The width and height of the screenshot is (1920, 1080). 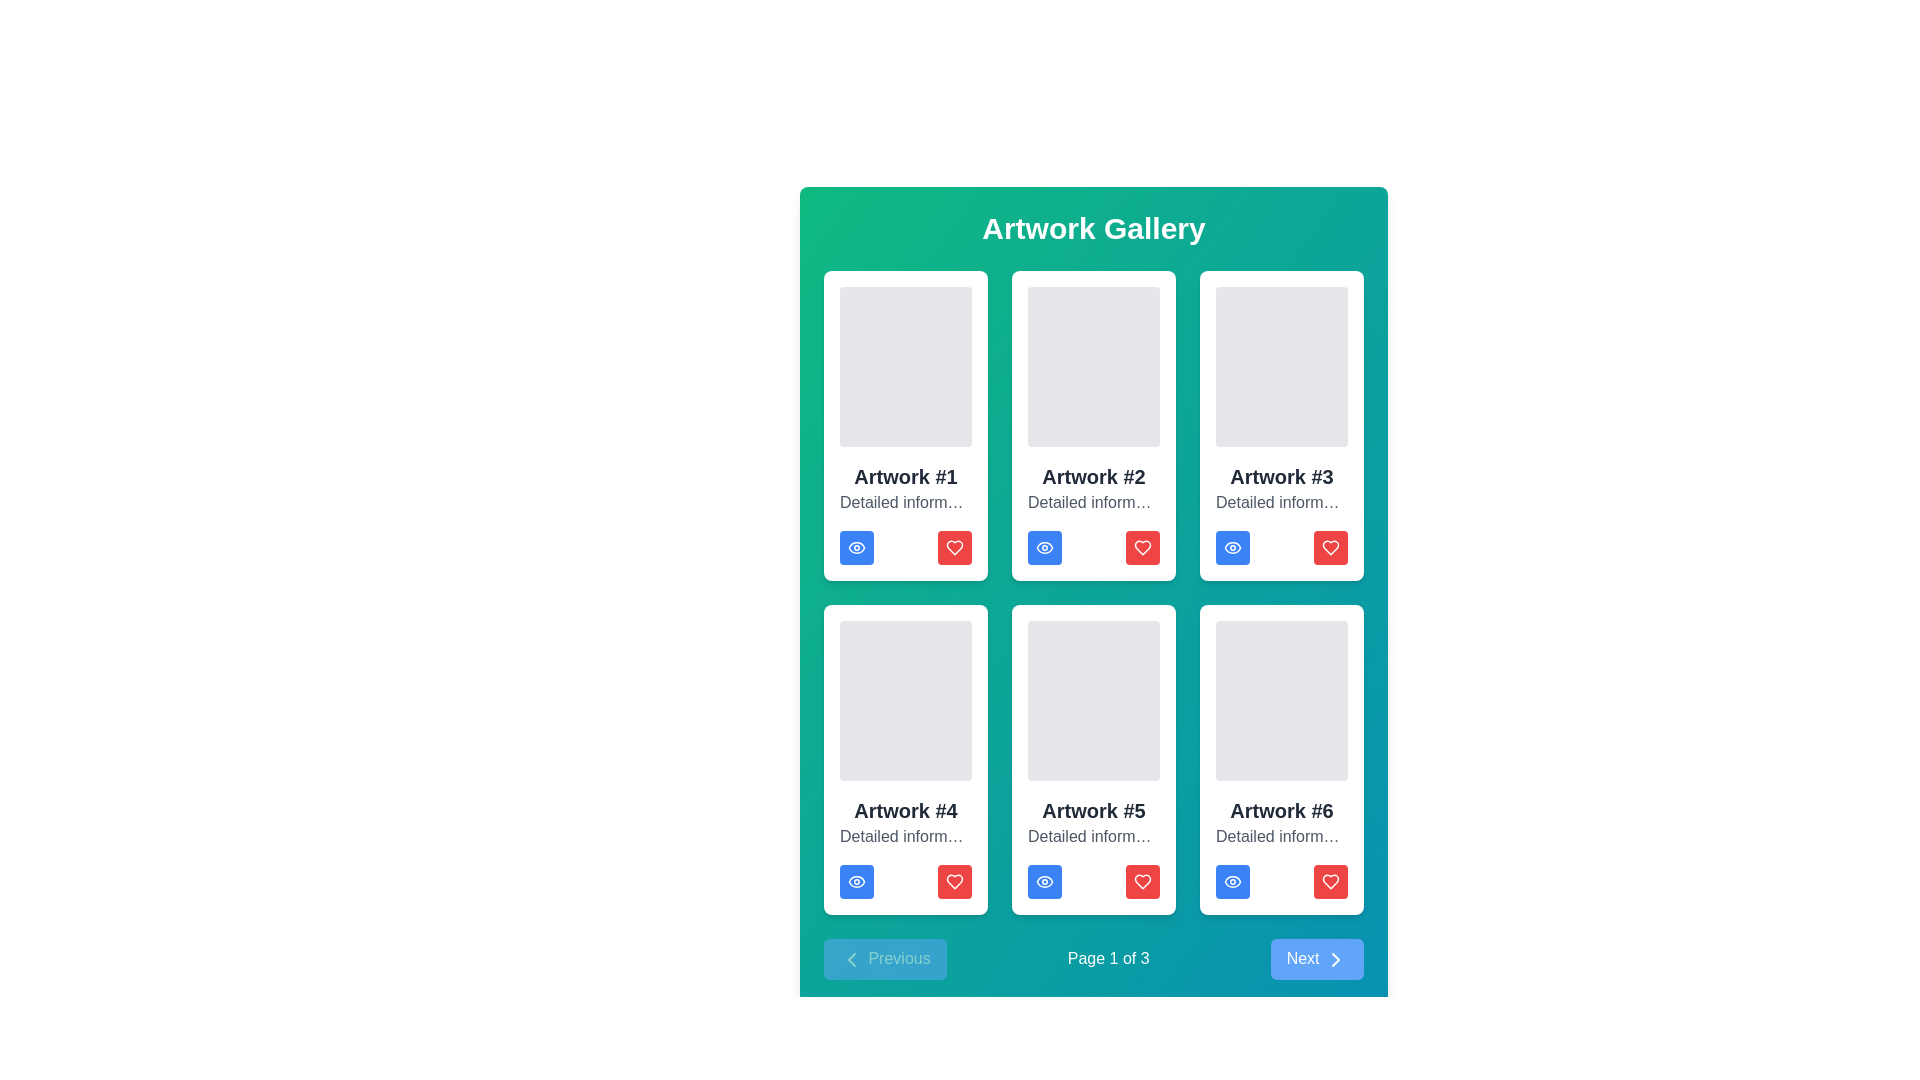 I want to click on the blue button with a rounded rectangle shape and an eye icon located beneath 'Artwork #1', so click(x=857, y=547).